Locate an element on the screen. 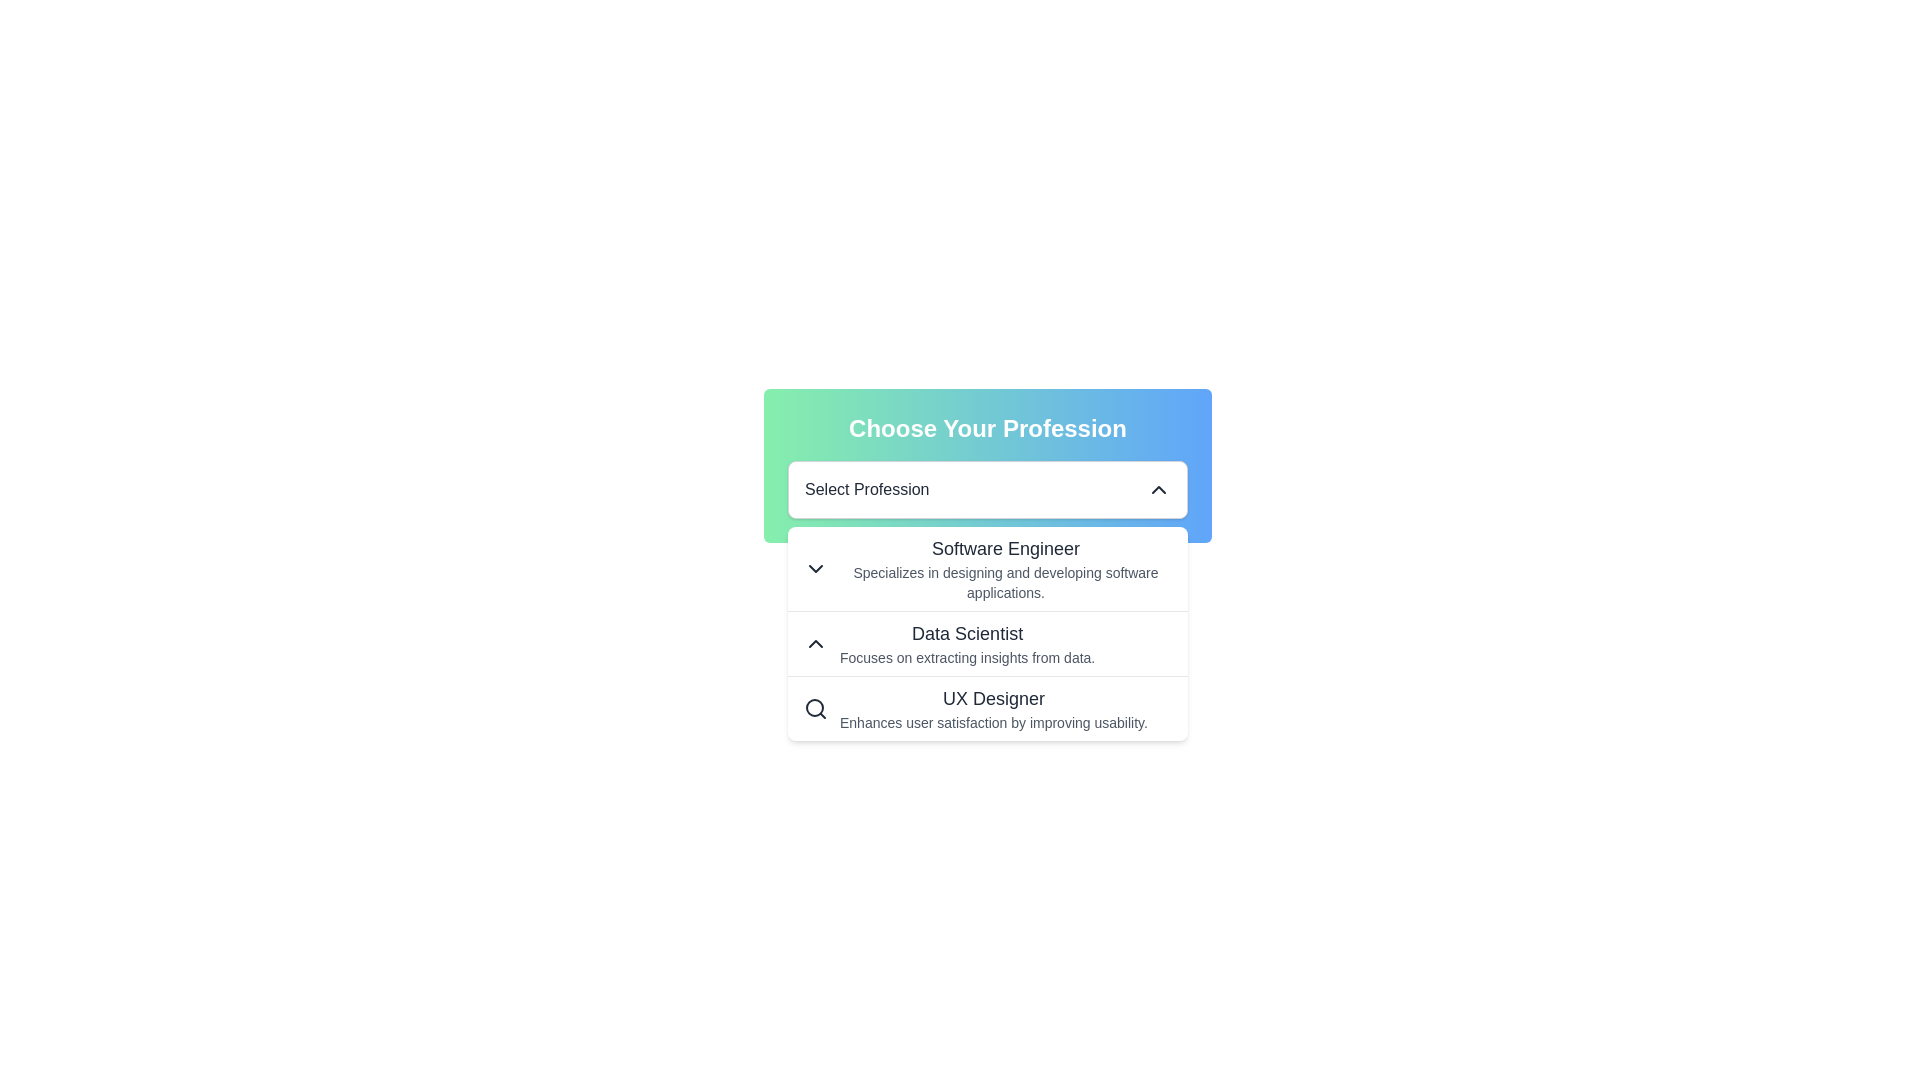 Image resolution: width=1920 pixels, height=1080 pixels. the upward chevron icon located at the far-right side of the 'Select Profession' dropdown is located at coordinates (1158, 489).